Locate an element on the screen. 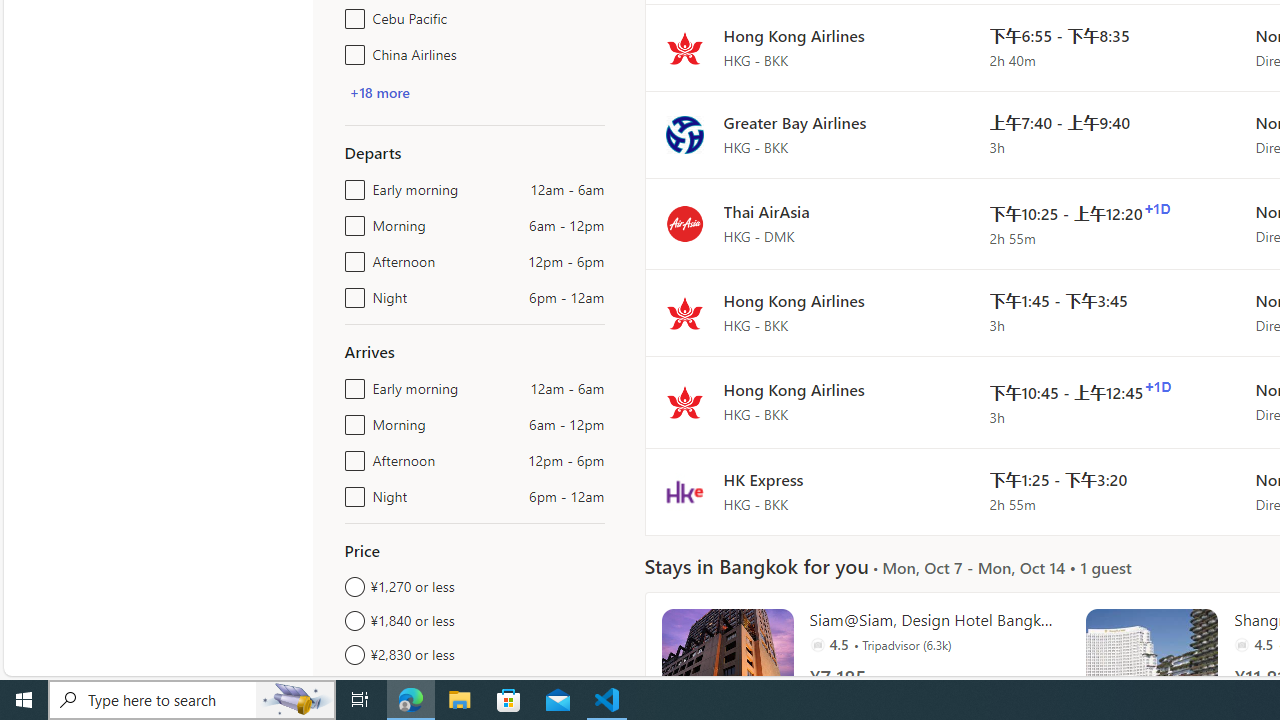 Image resolution: width=1280 pixels, height=720 pixels. 'Flight logo' is located at coordinates (684, 491).